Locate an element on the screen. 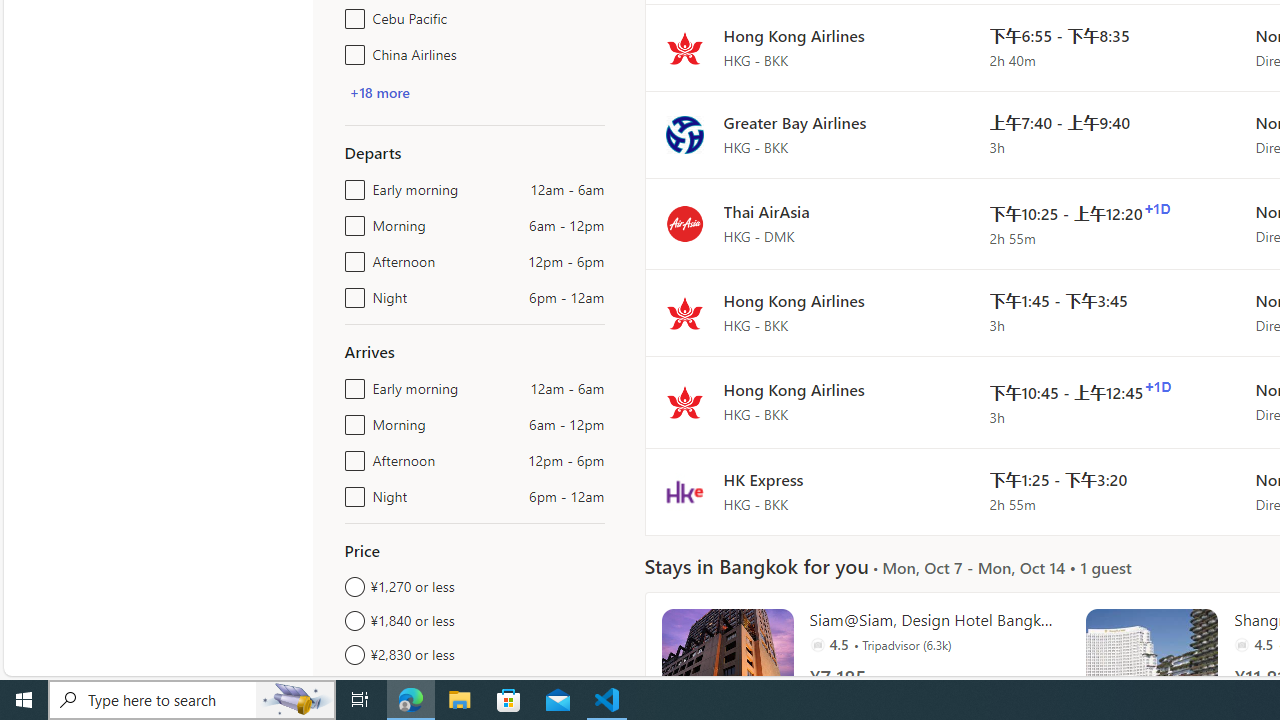 Image resolution: width=1280 pixels, height=720 pixels. 'Flight logo' is located at coordinates (684, 491).